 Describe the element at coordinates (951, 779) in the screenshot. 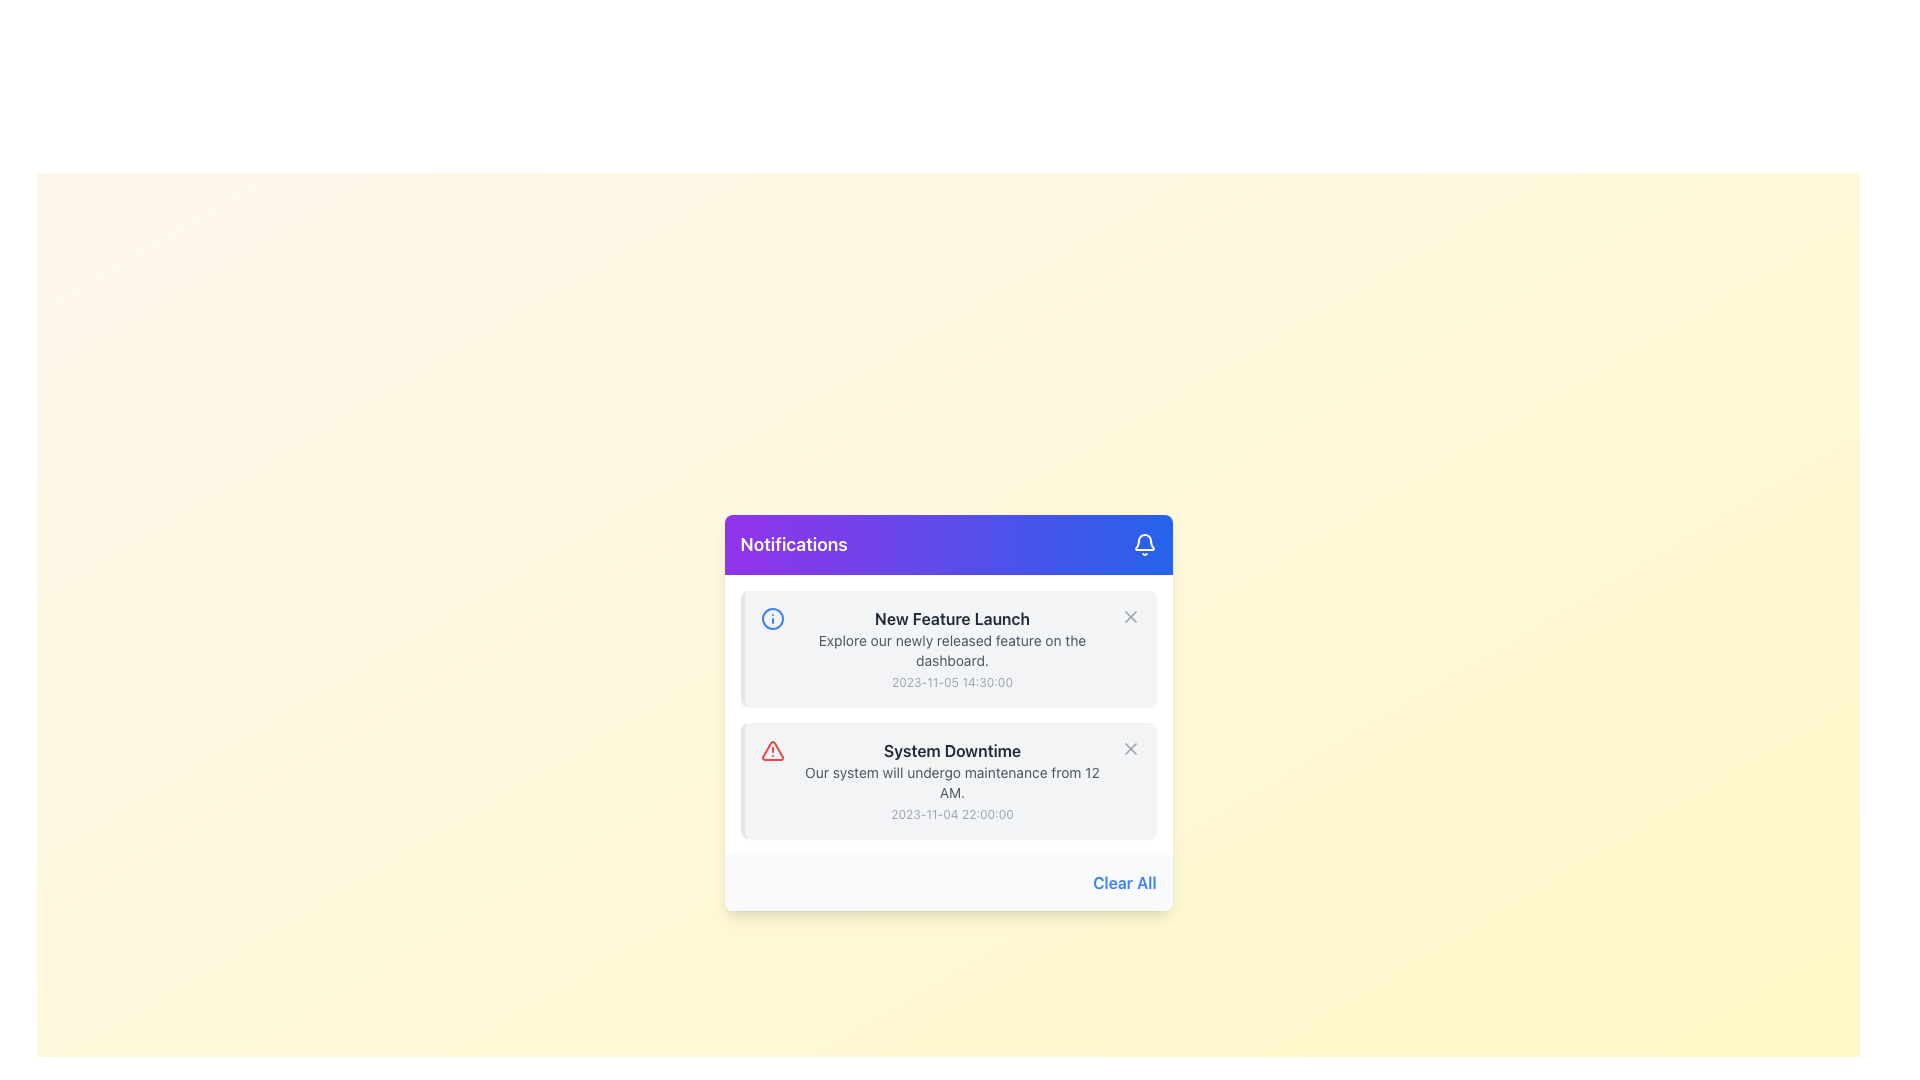

I see `announcement details from the text content displaying 'System Downtime' within the second notification card in the notifications panel` at that location.